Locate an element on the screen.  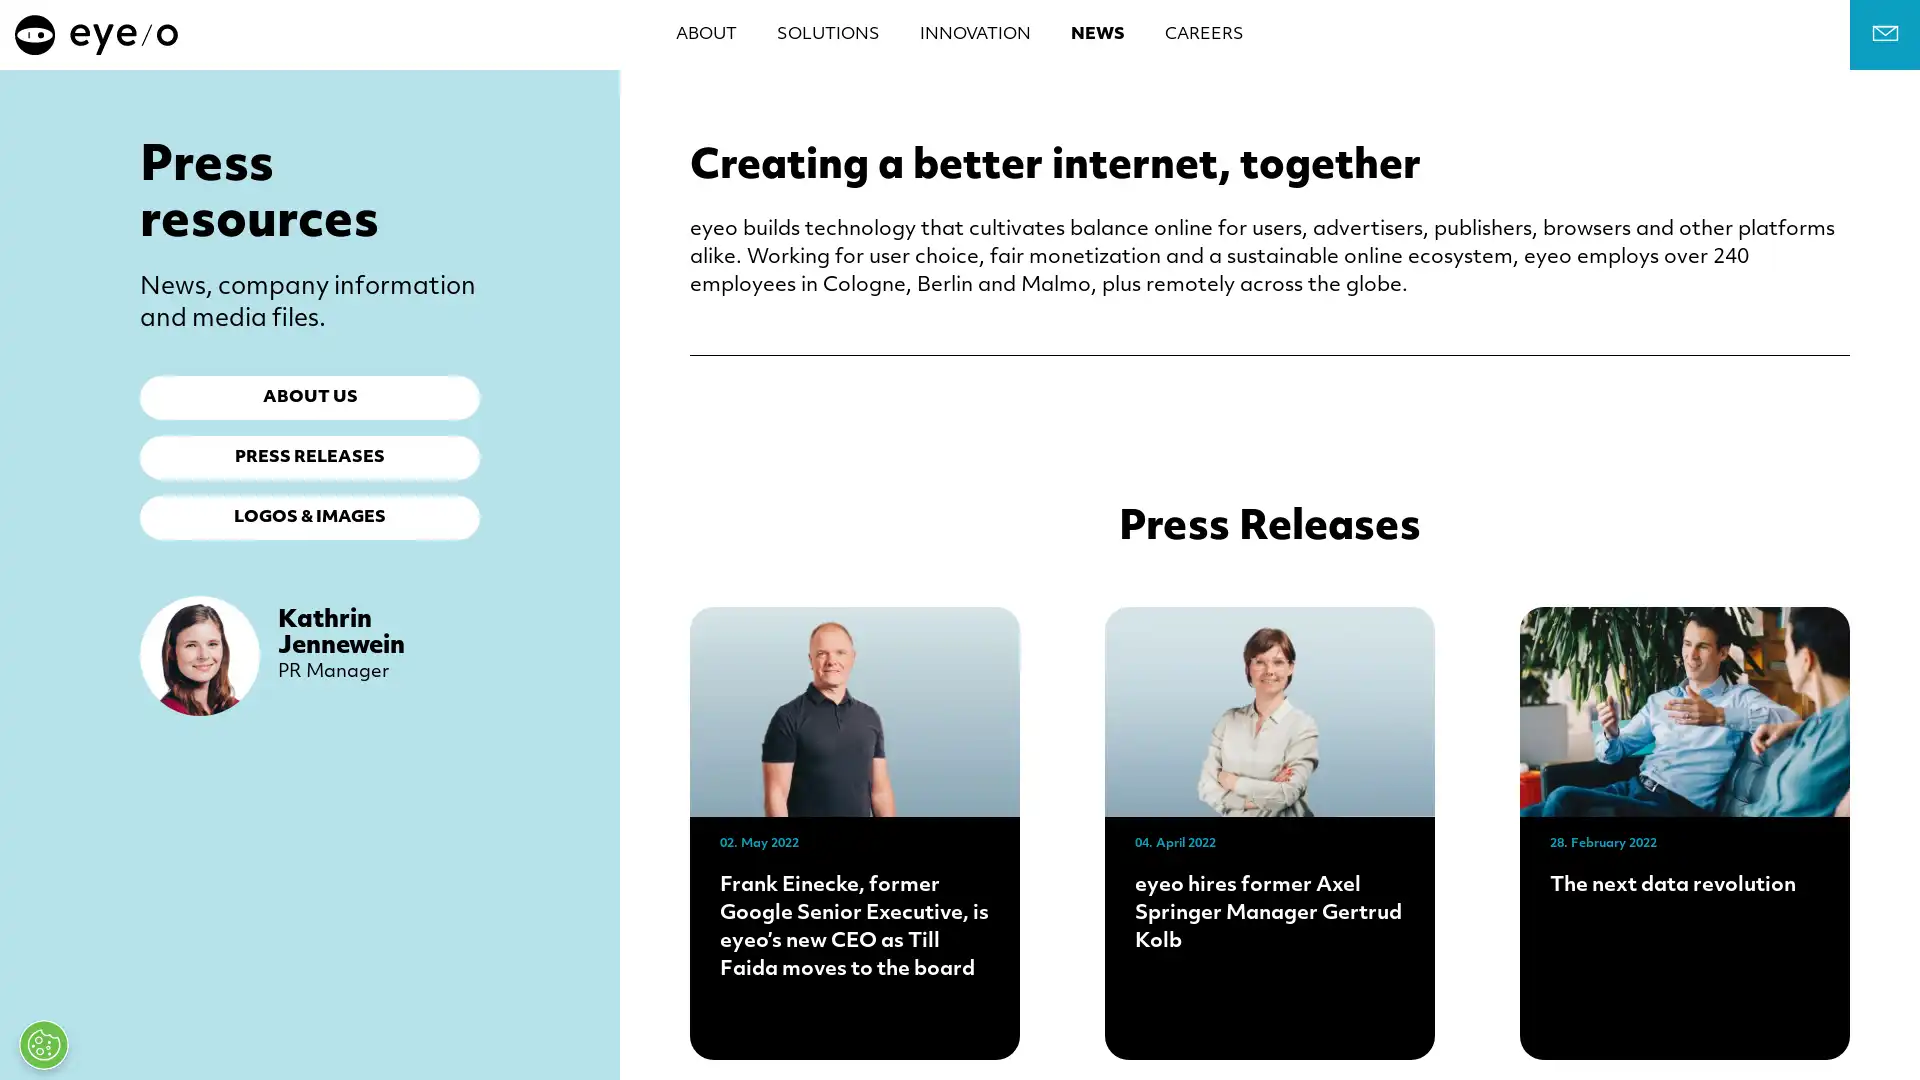
Open Preferences is located at coordinates (43, 1044).